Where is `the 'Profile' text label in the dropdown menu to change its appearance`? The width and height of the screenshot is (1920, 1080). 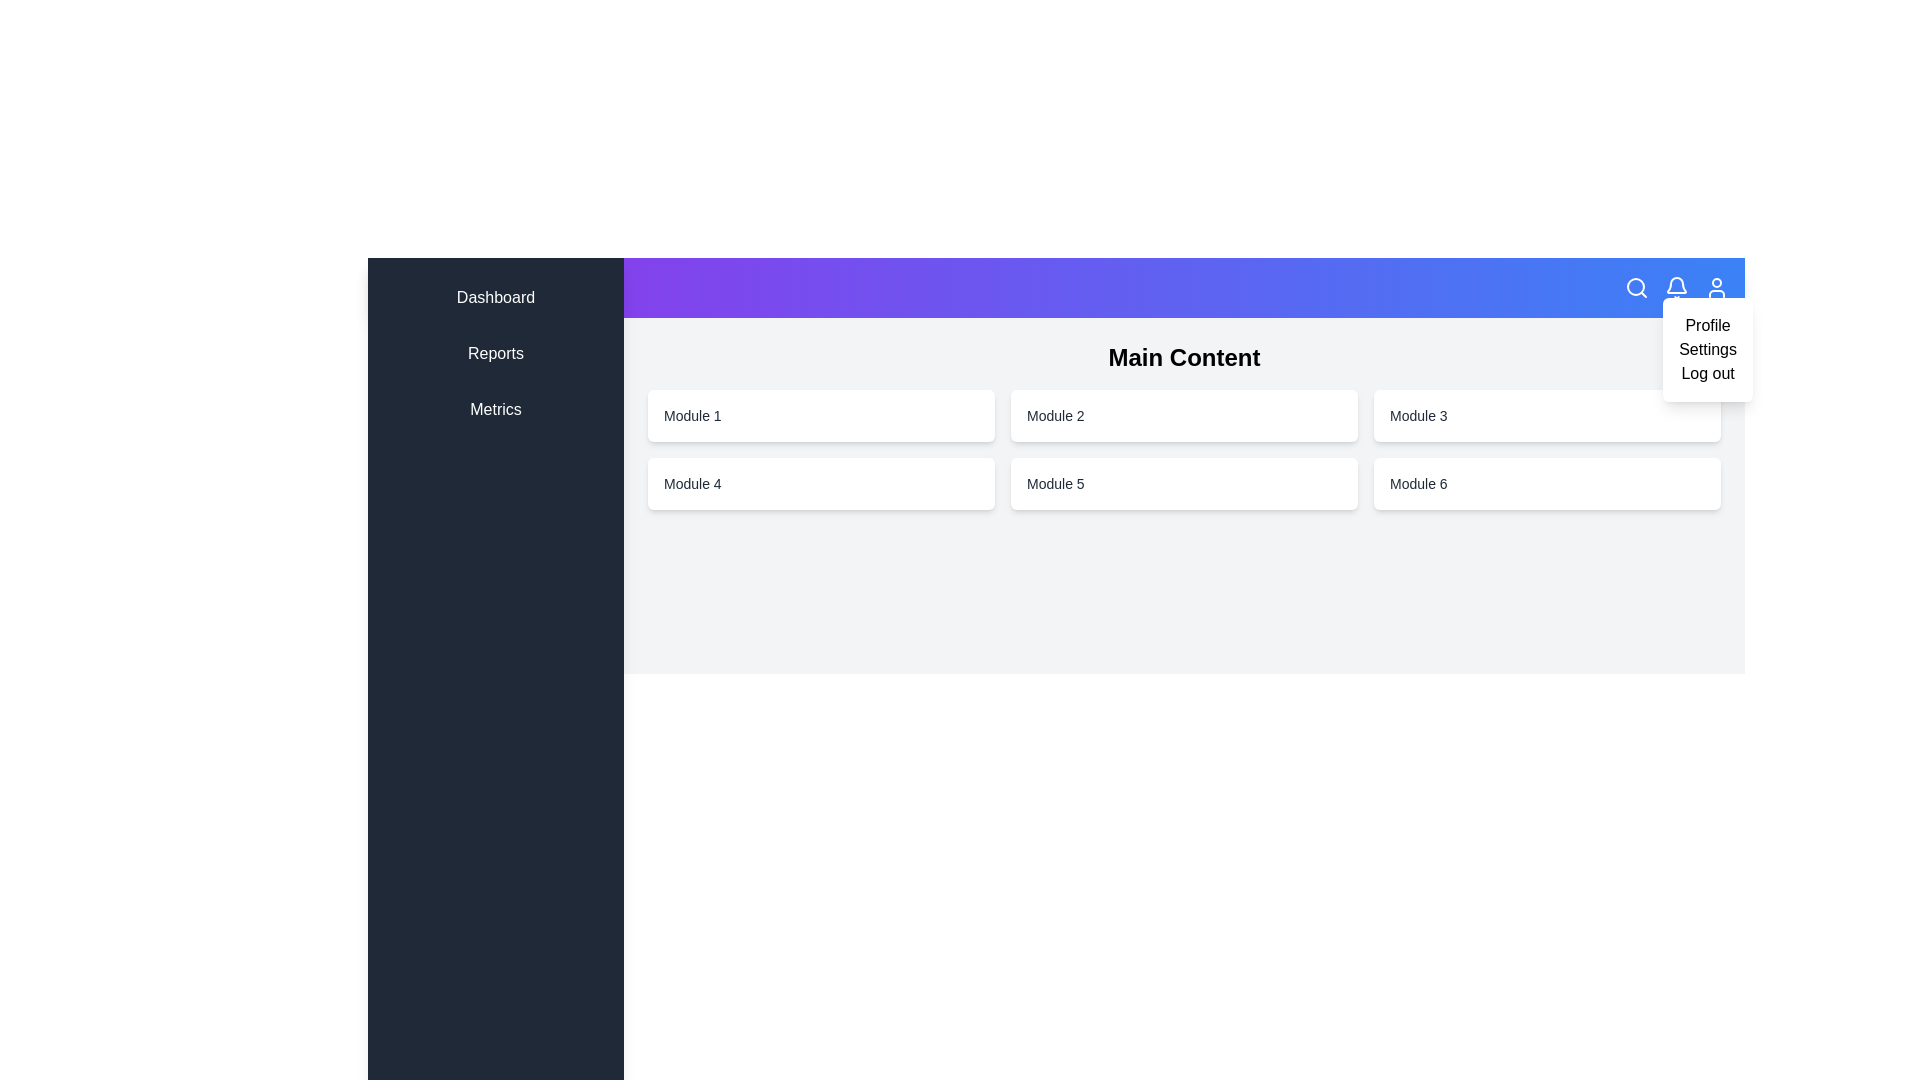
the 'Profile' text label in the dropdown menu to change its appearance is located at coordinates (1707, 325).